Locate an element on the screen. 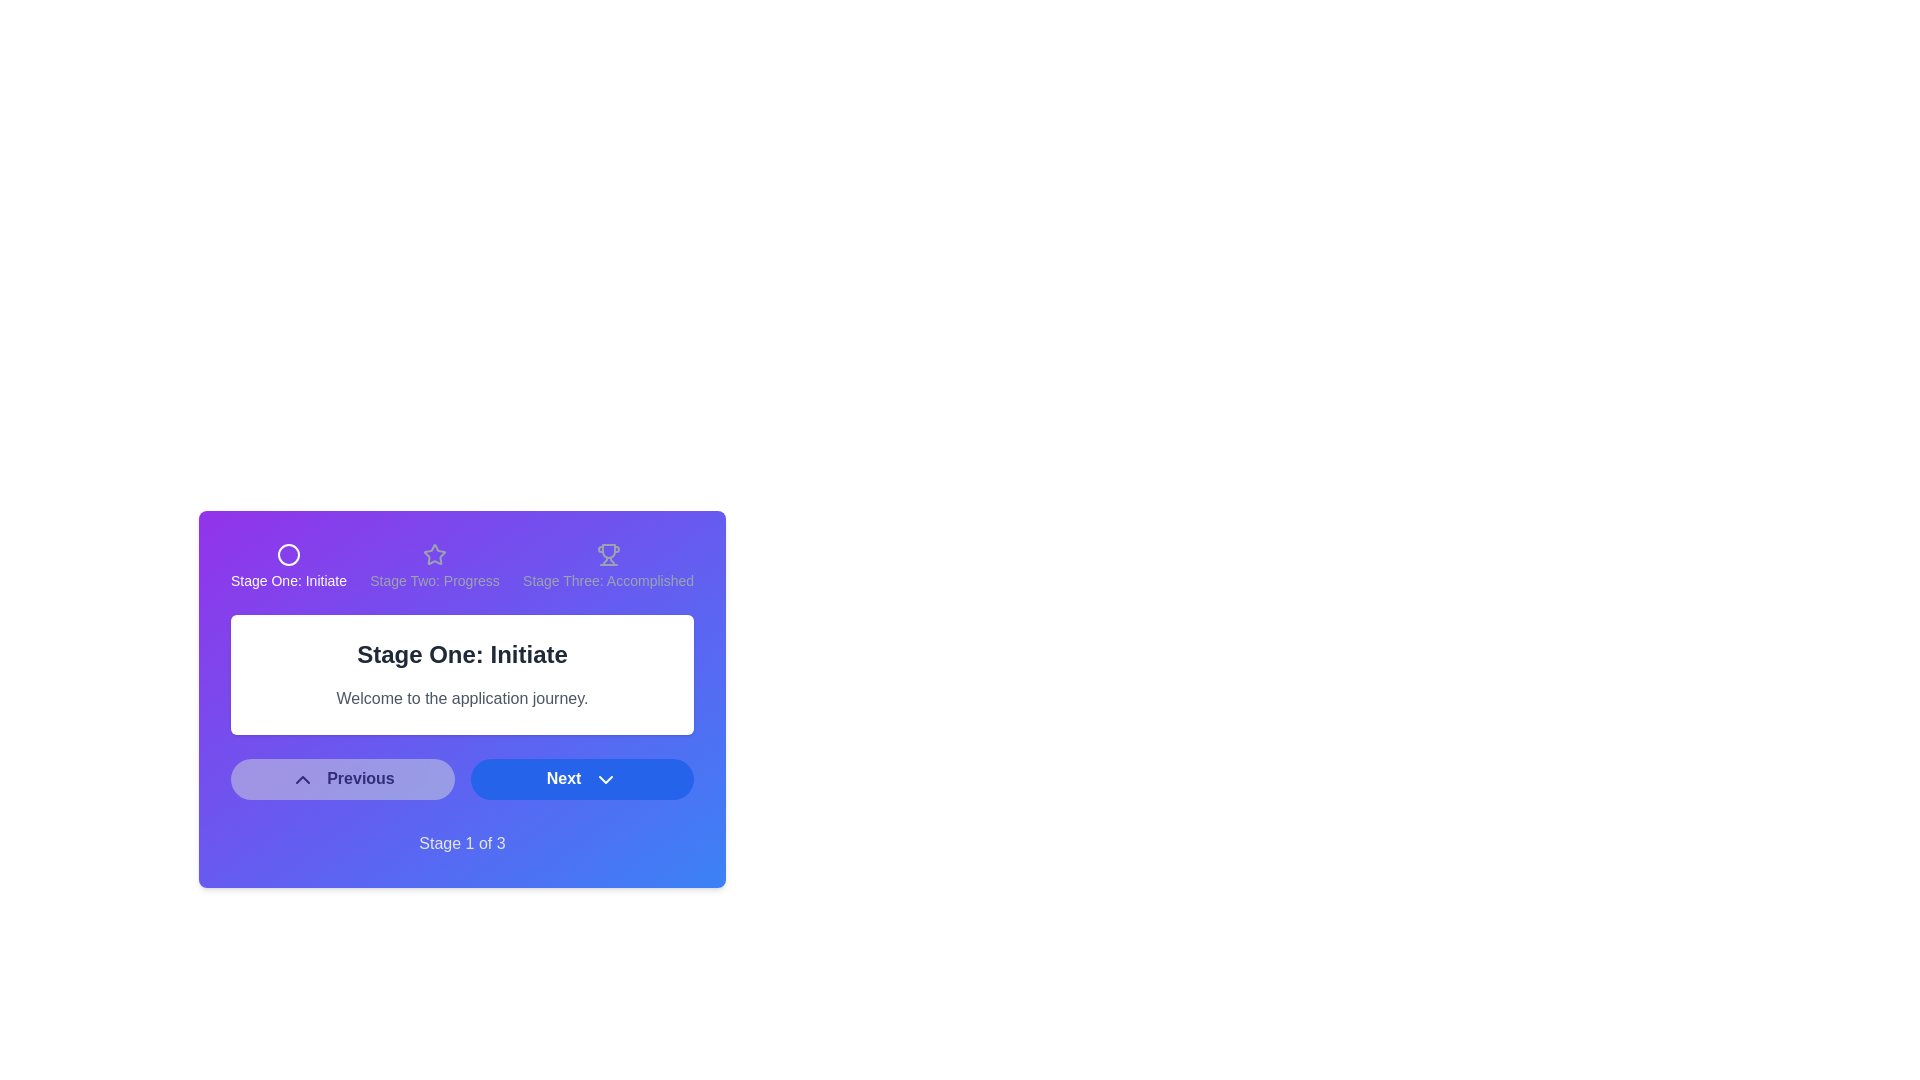  the Progression stage indicator, which represents the second stage in the progression flow is located at coordinates (434, 567).